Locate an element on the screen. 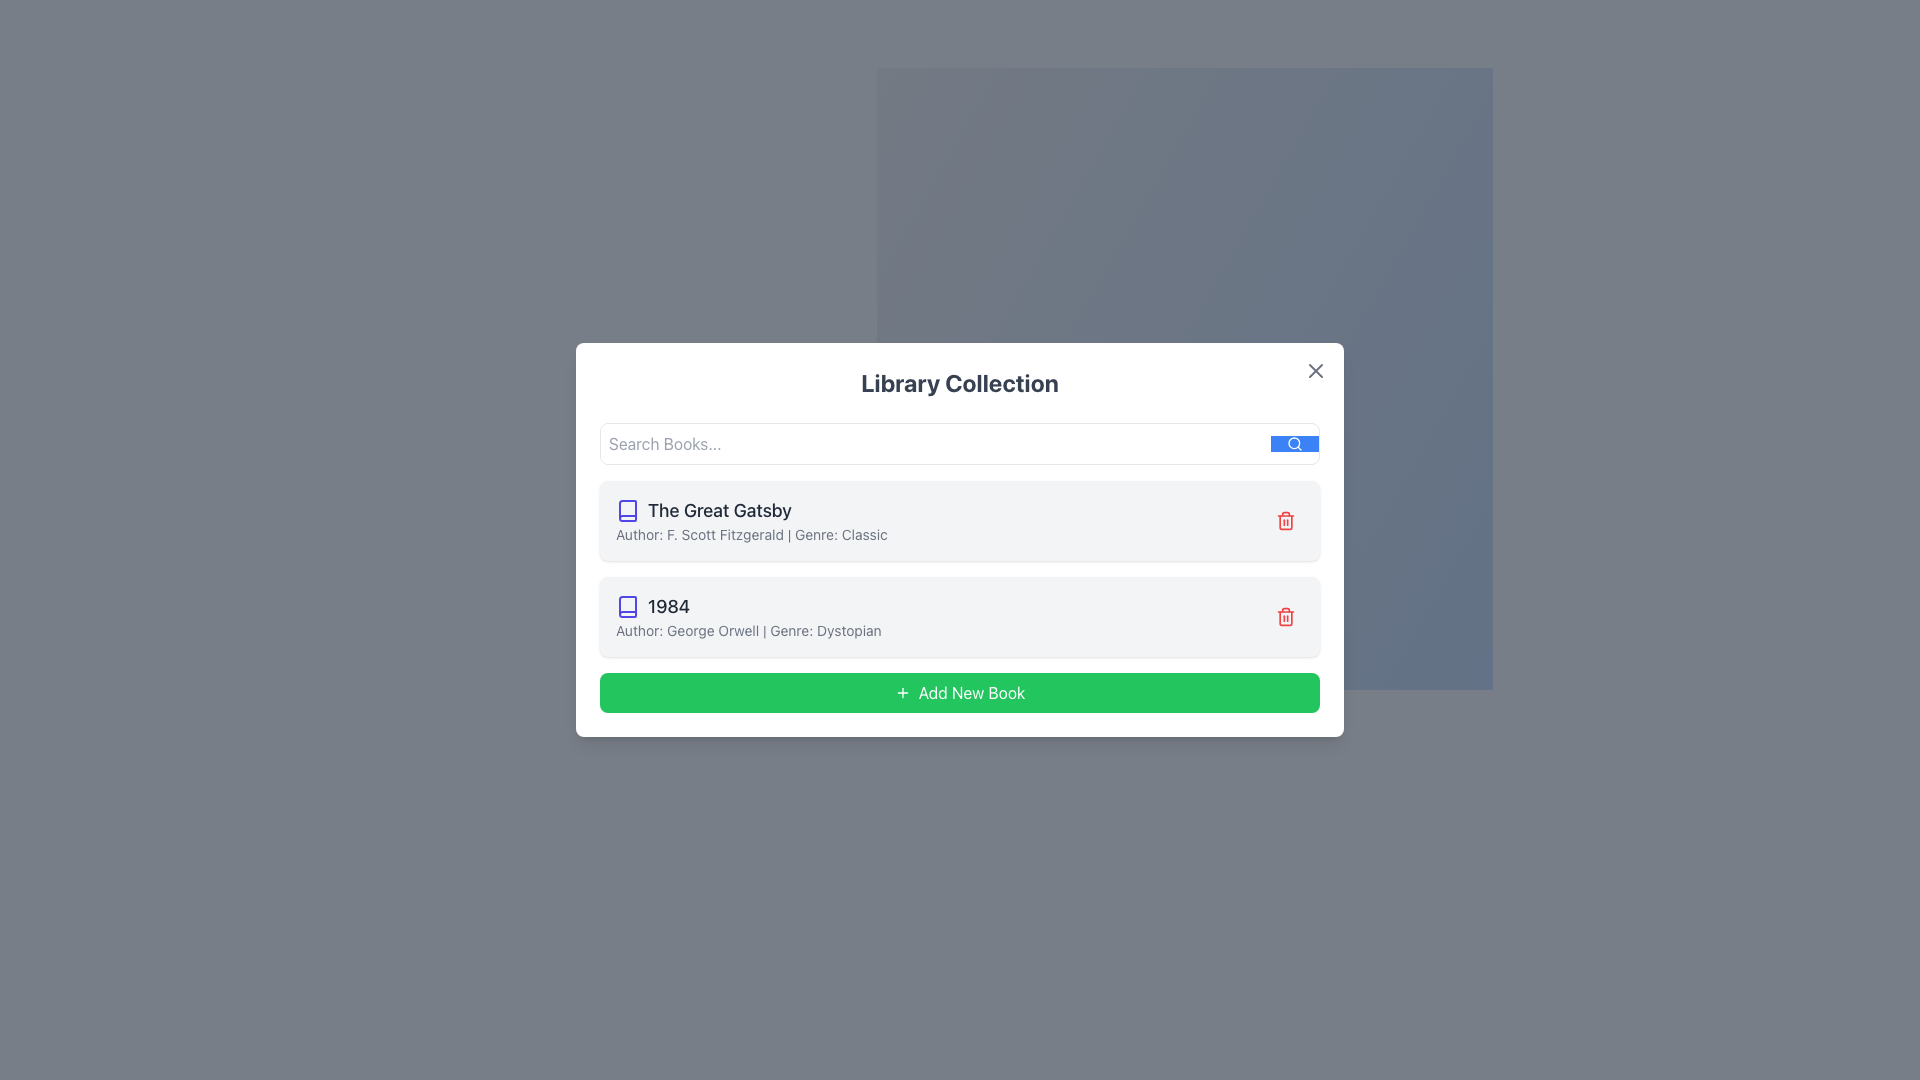  the magnifying glass icon button located at the right edge of the search bar to initiate a search is located at coordinates (1295, 442).